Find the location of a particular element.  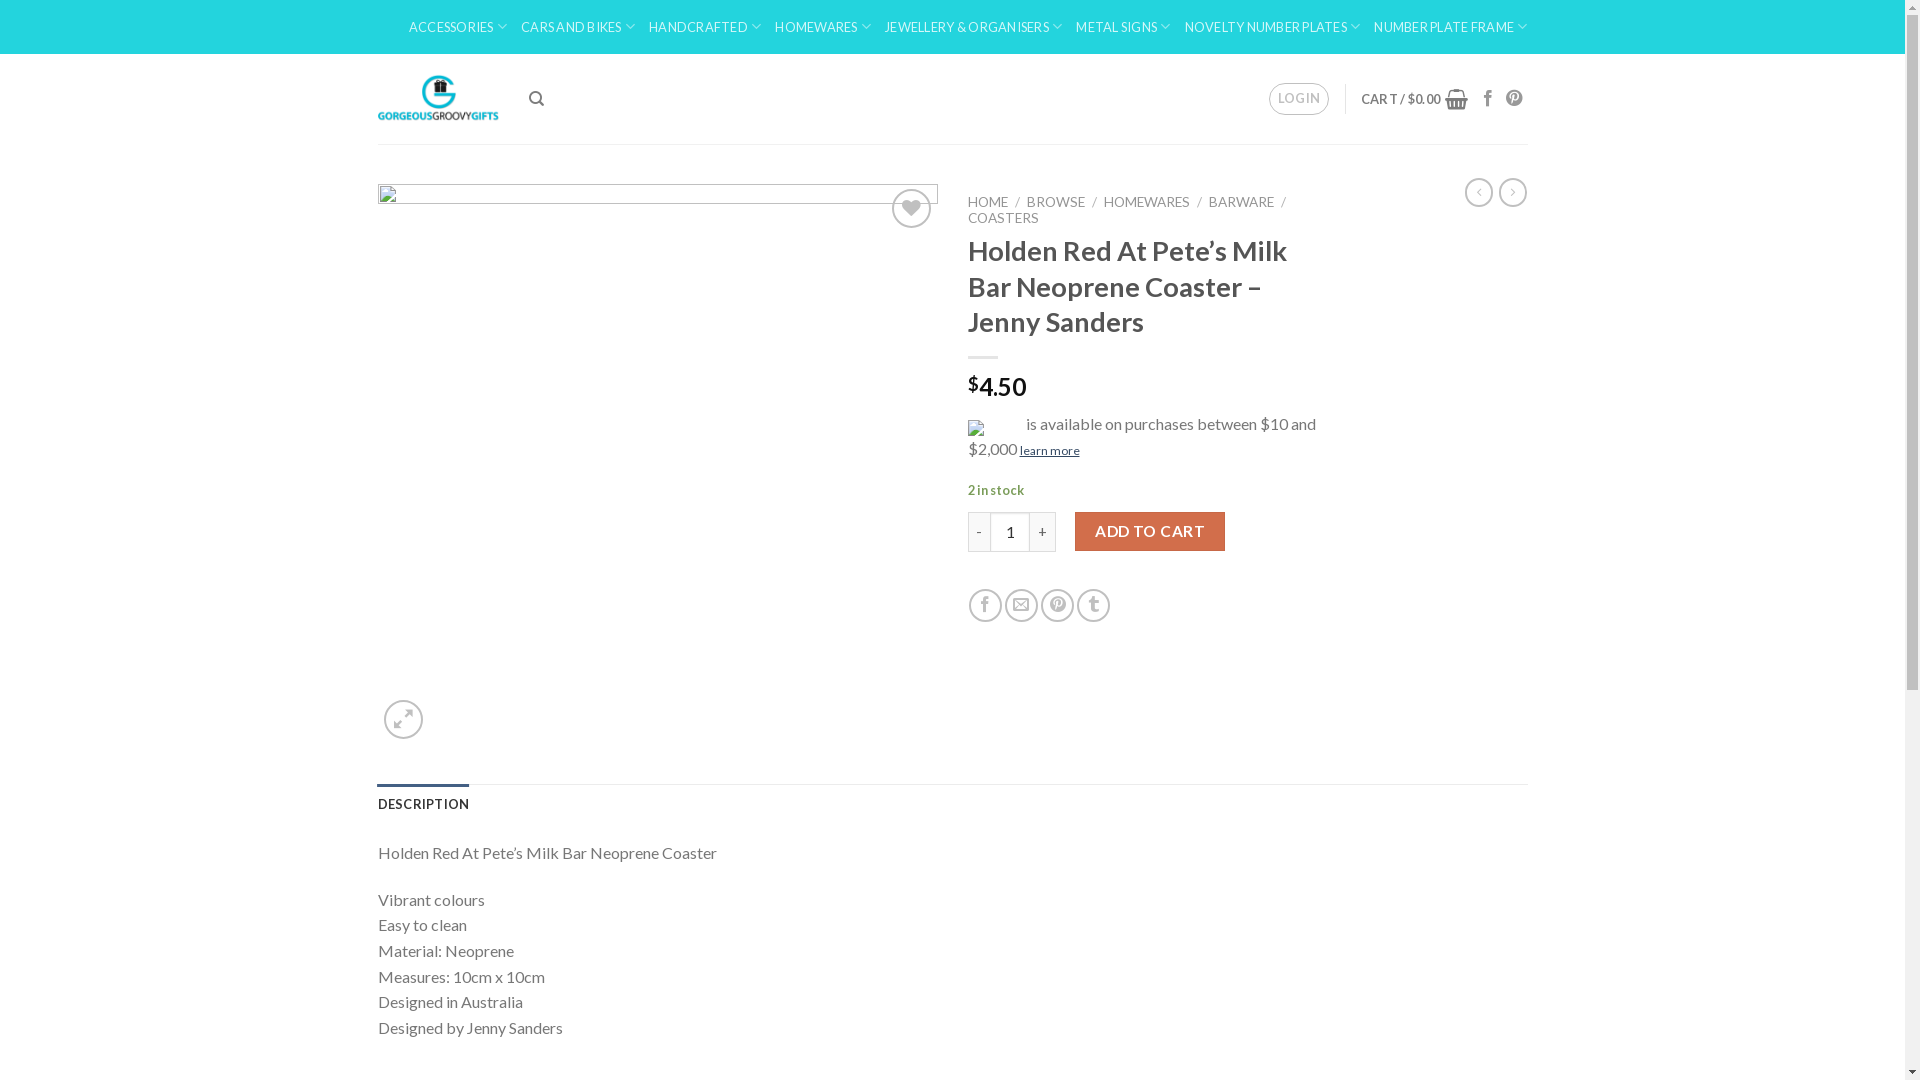

'BARWARE' is located at coordinates (1240, 201).